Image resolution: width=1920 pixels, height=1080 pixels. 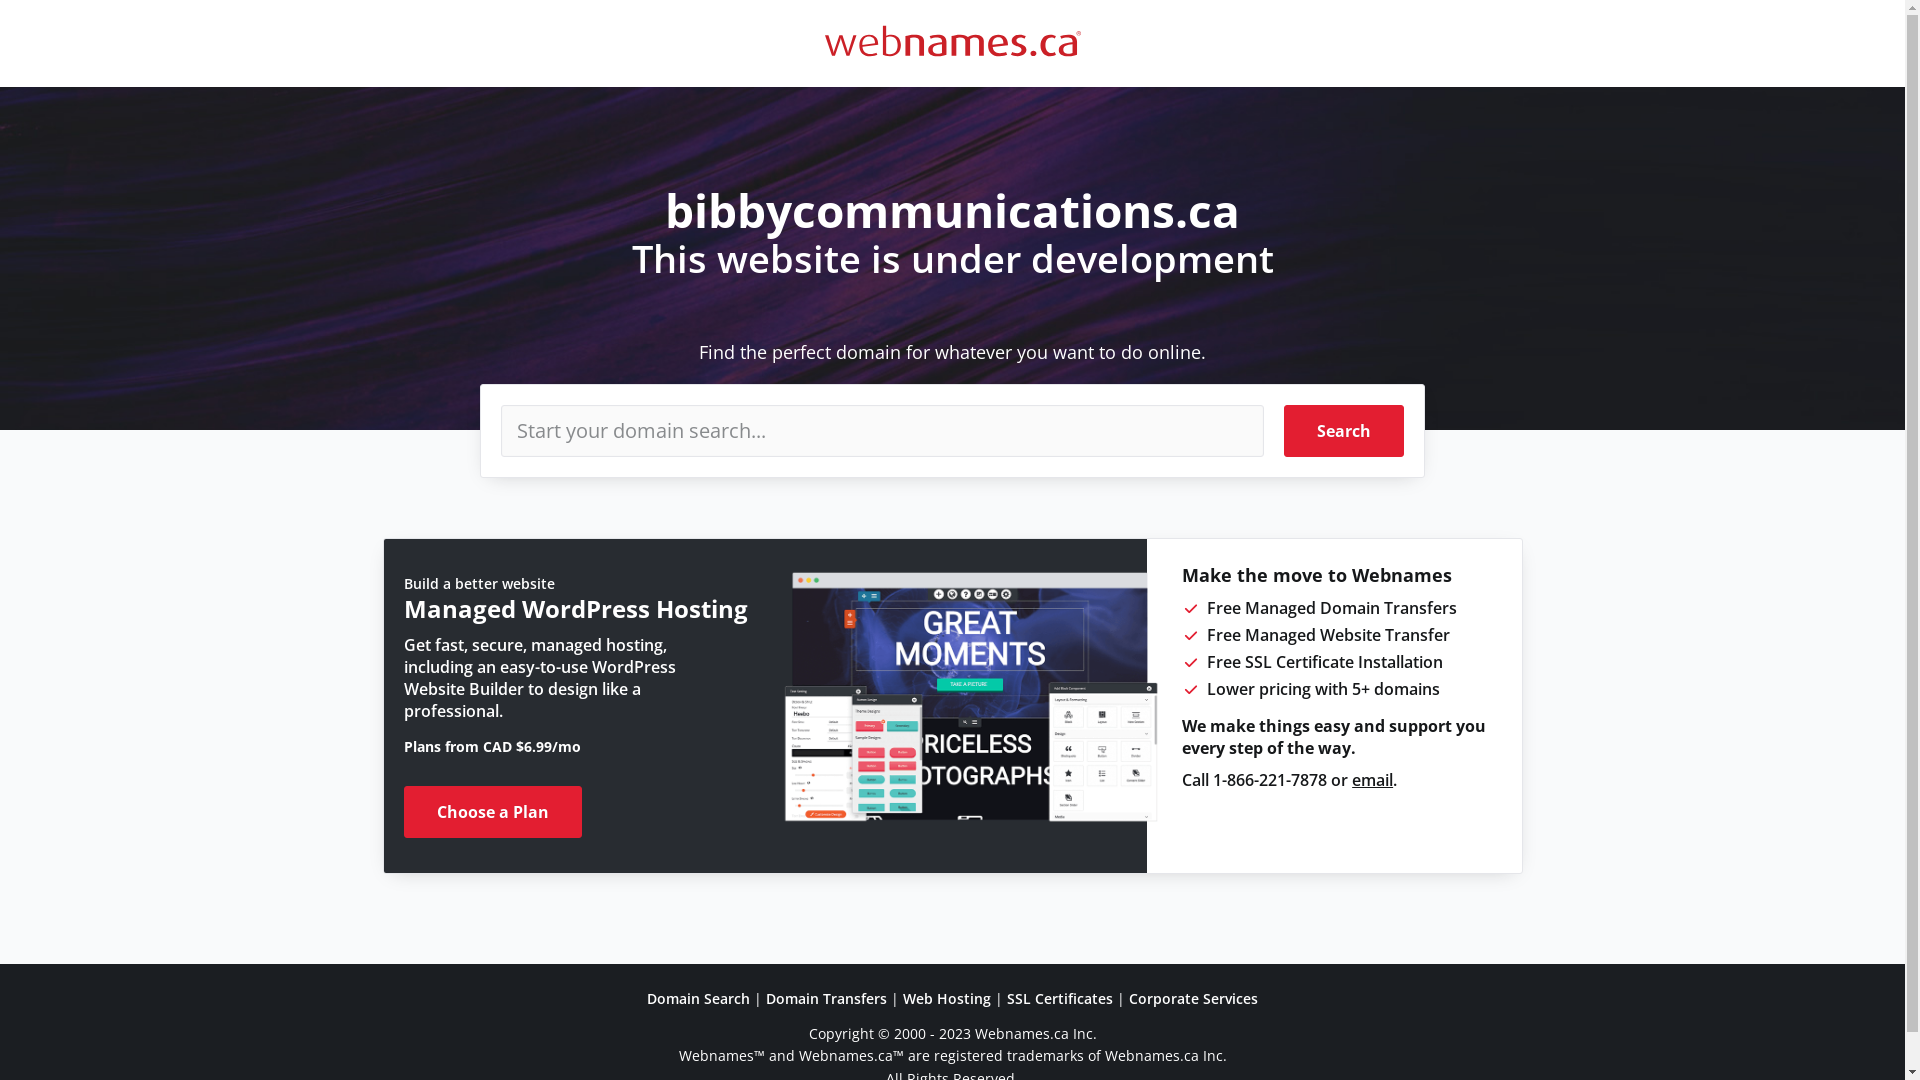 I want to click on 'Domain Transfers', so click(x=826, y=998).